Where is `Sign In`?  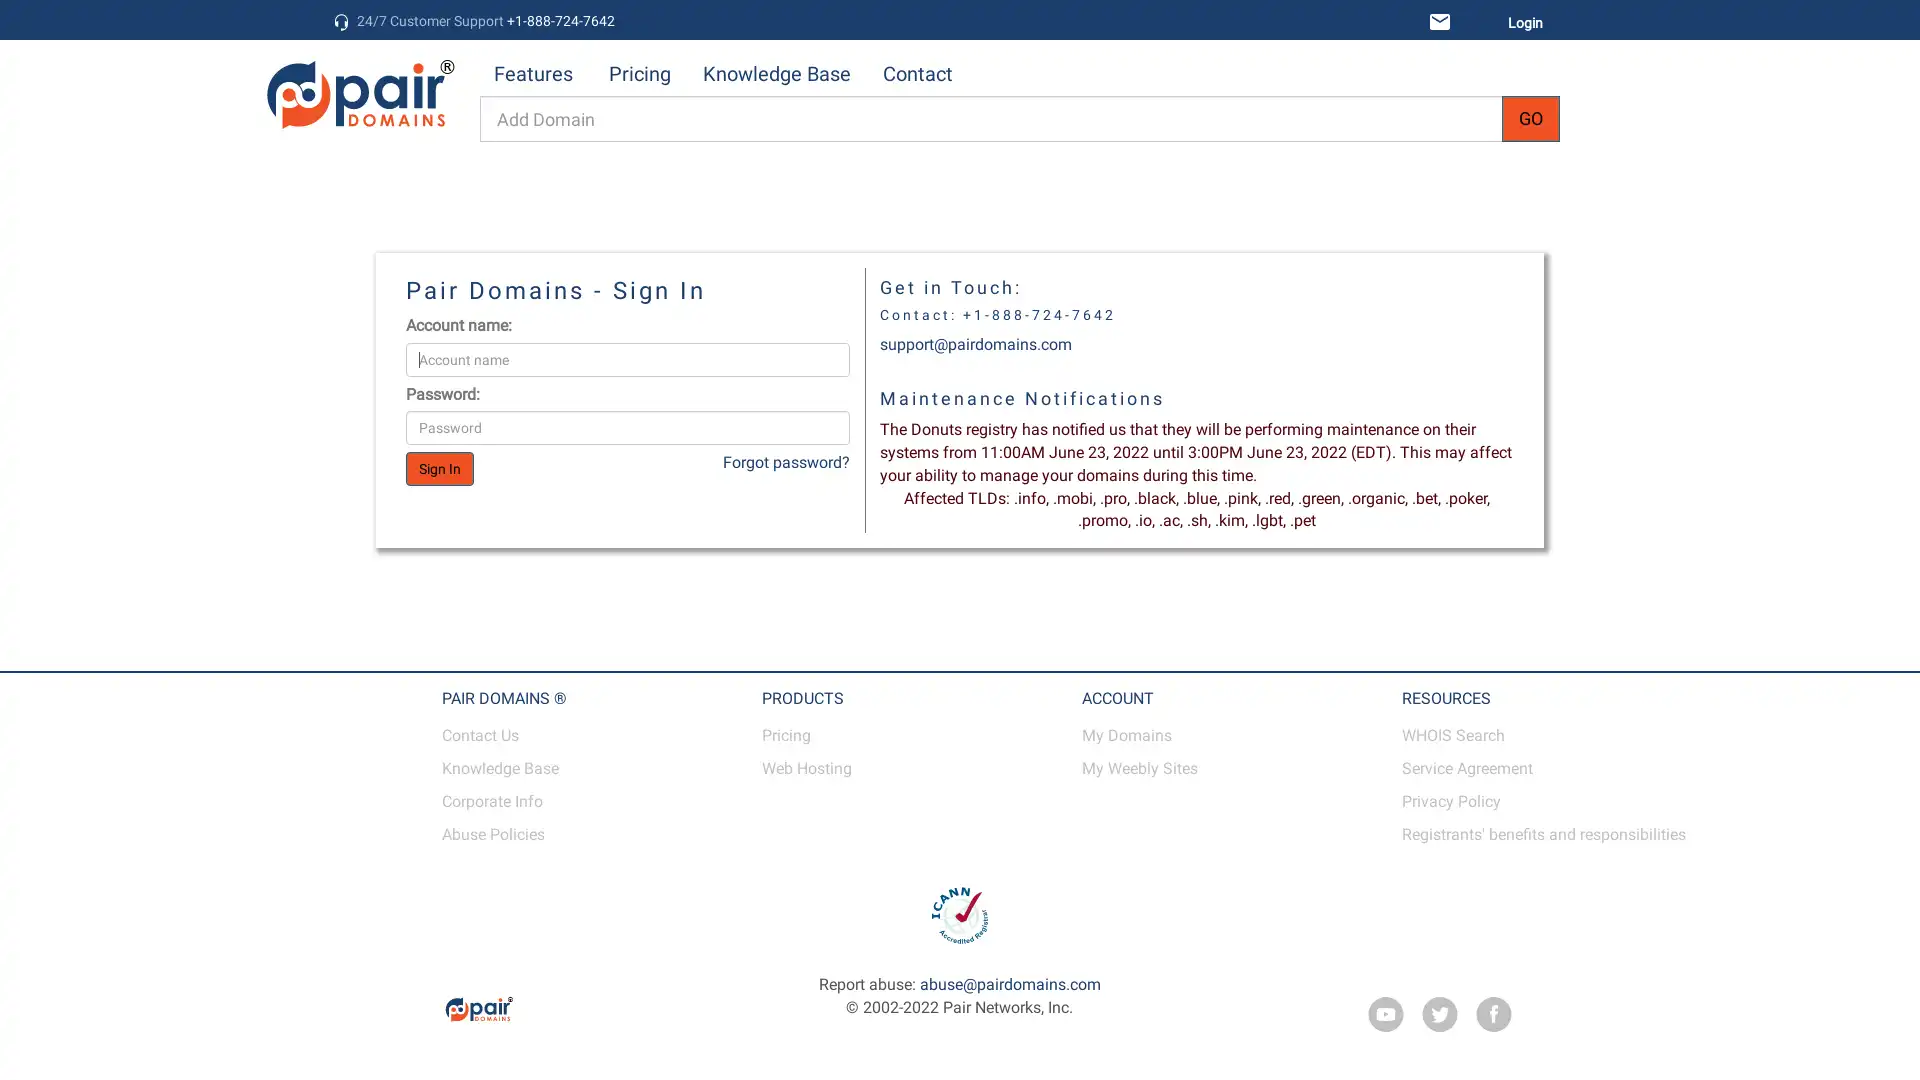 Sign In is located at coordinates (439, 469).